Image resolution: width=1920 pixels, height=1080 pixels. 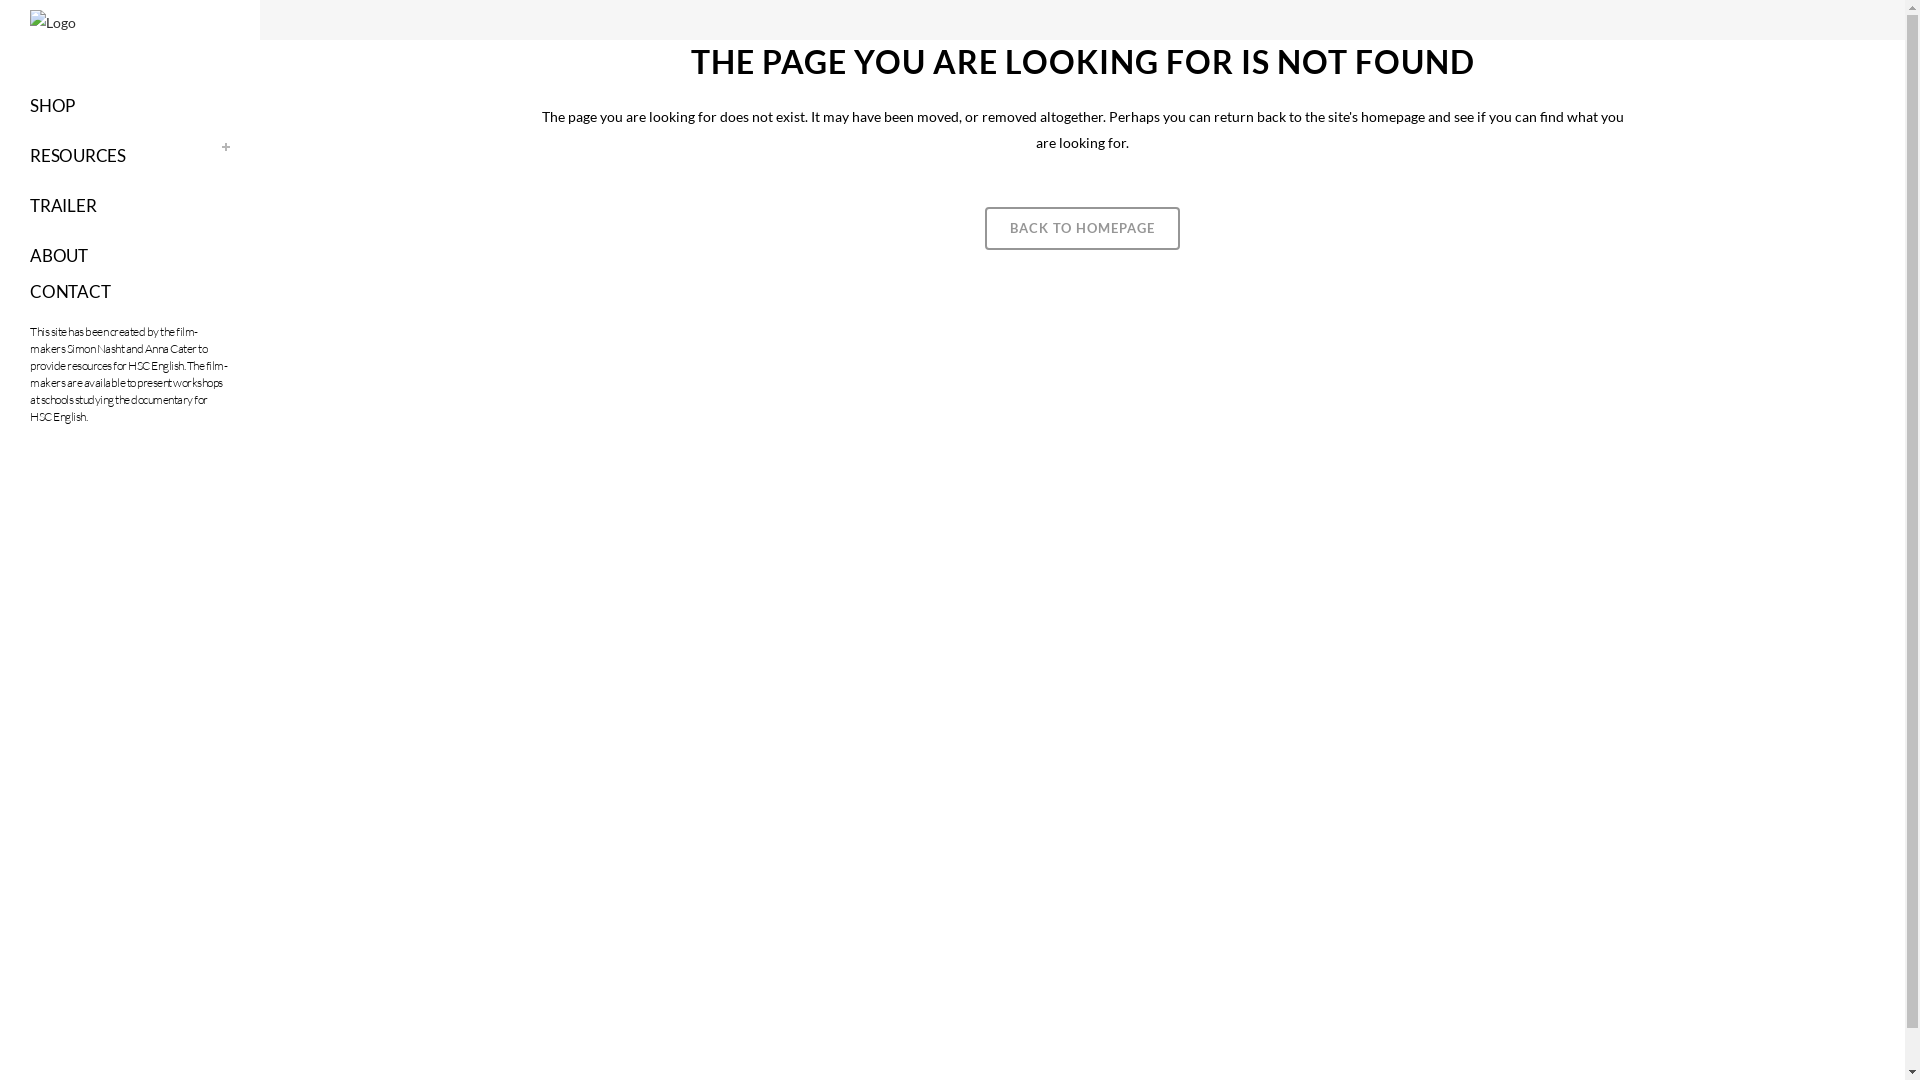 I want to click on 'TRAILER', so click(x=128, y=205).